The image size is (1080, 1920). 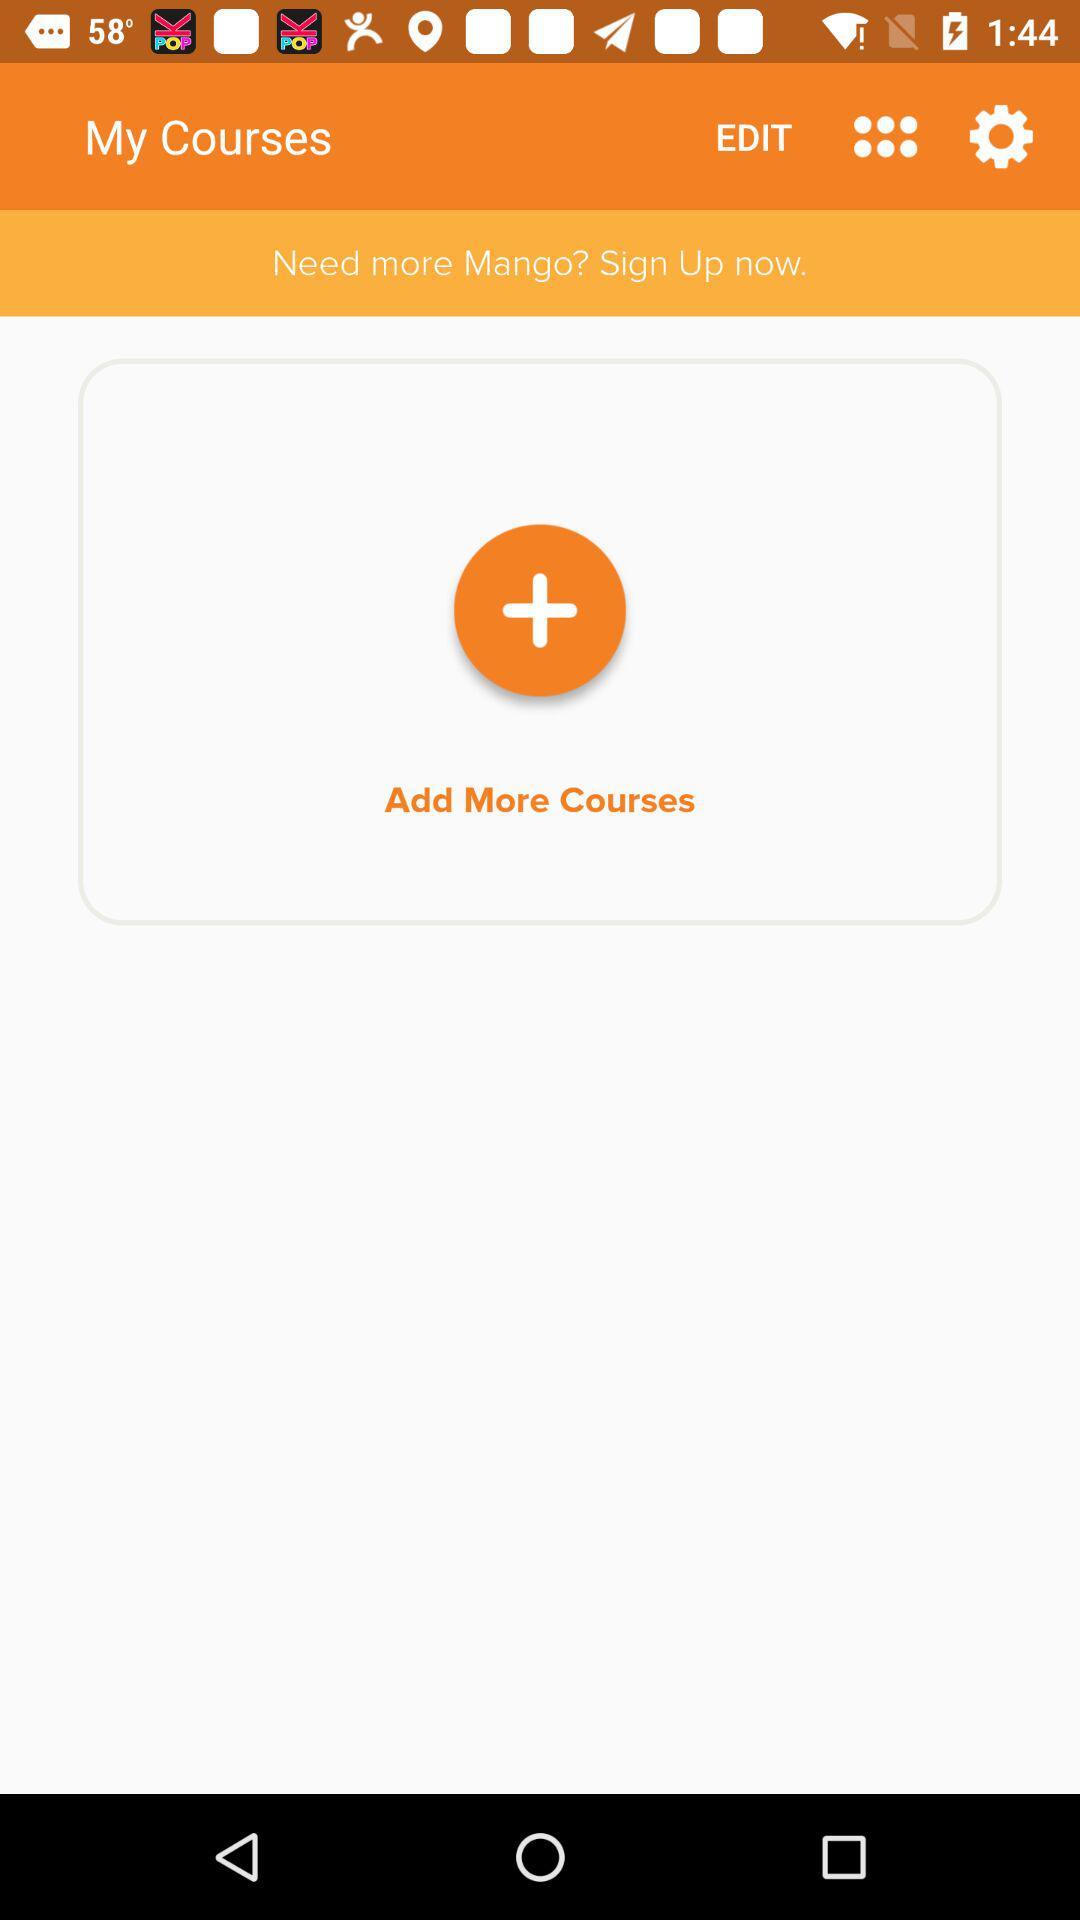 What do you see at coordinates (540, 262) in the screenshot?
I see `need more mango` at bounding box center [540, 262].